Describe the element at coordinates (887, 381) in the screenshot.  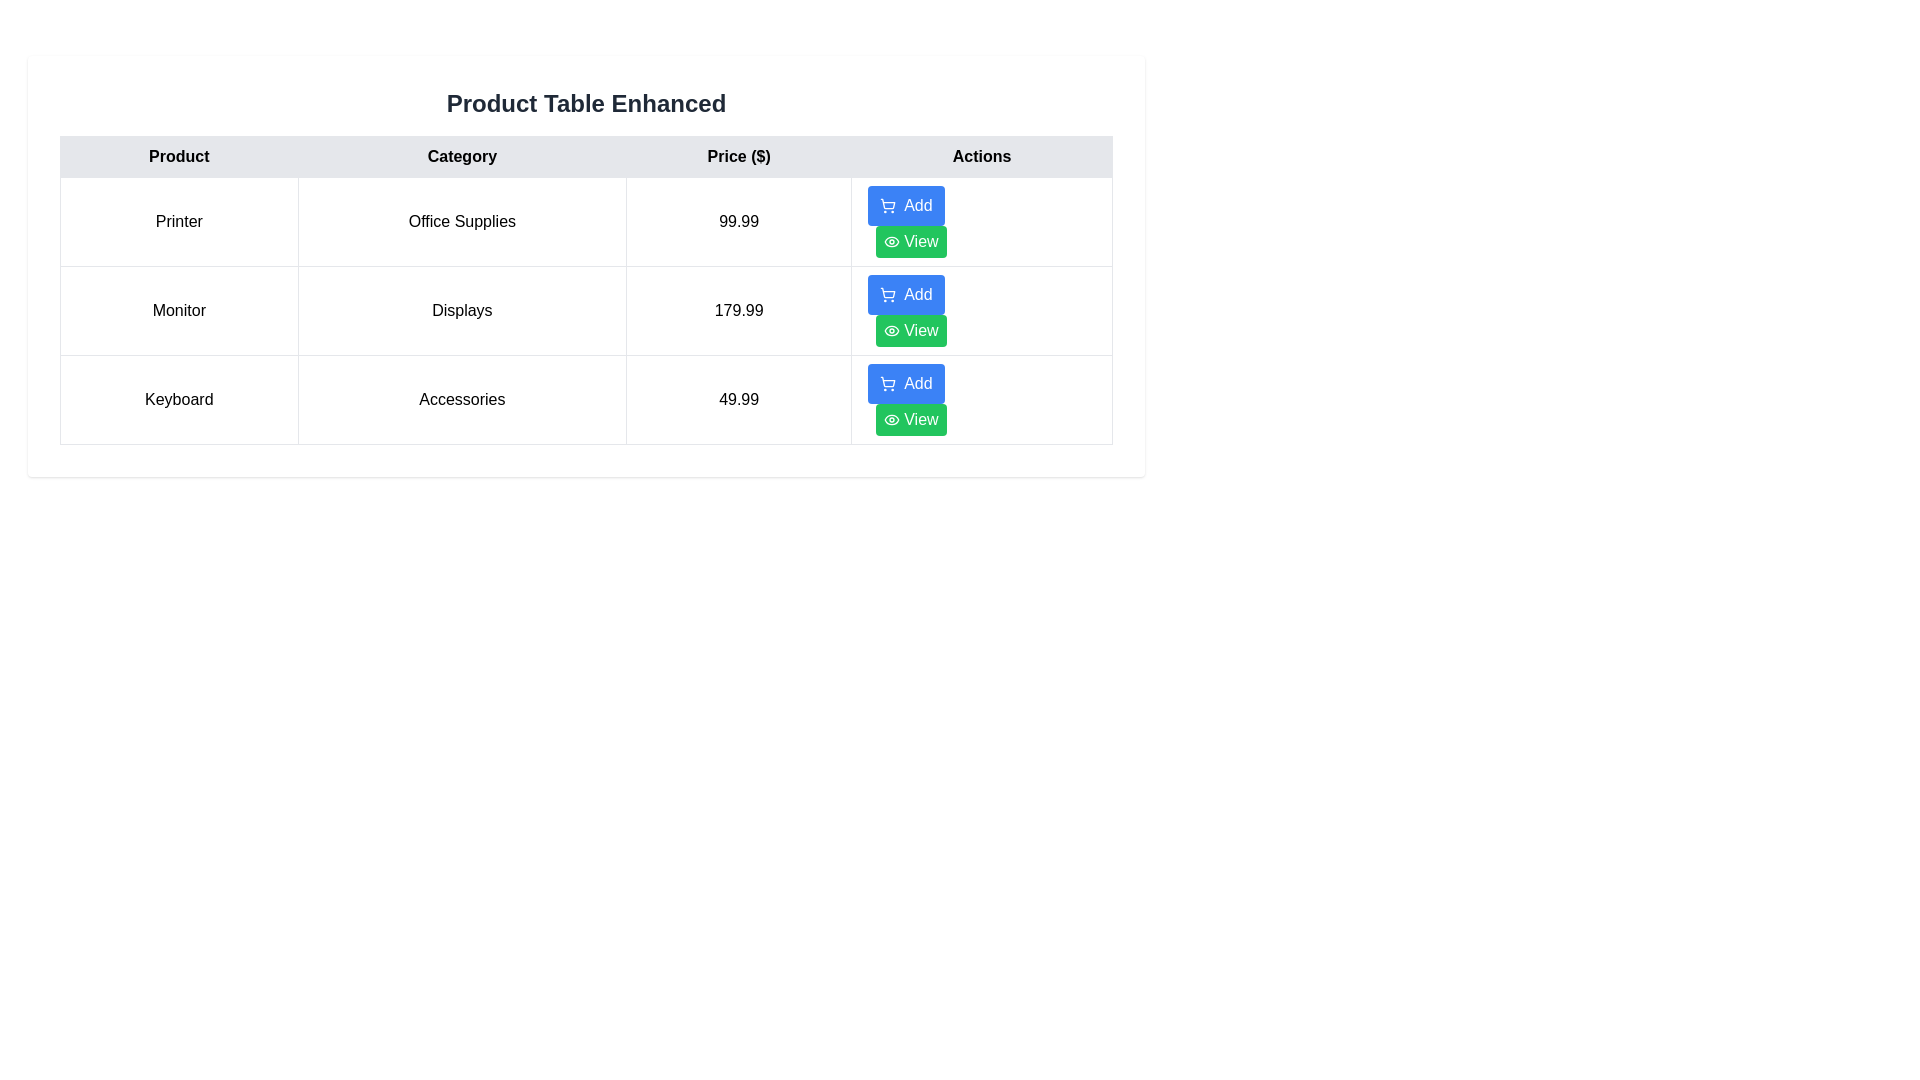
I see `the 'Add' button represented by a shopping cart icon located in the third row of the 'Actions' column of a table` at that location.